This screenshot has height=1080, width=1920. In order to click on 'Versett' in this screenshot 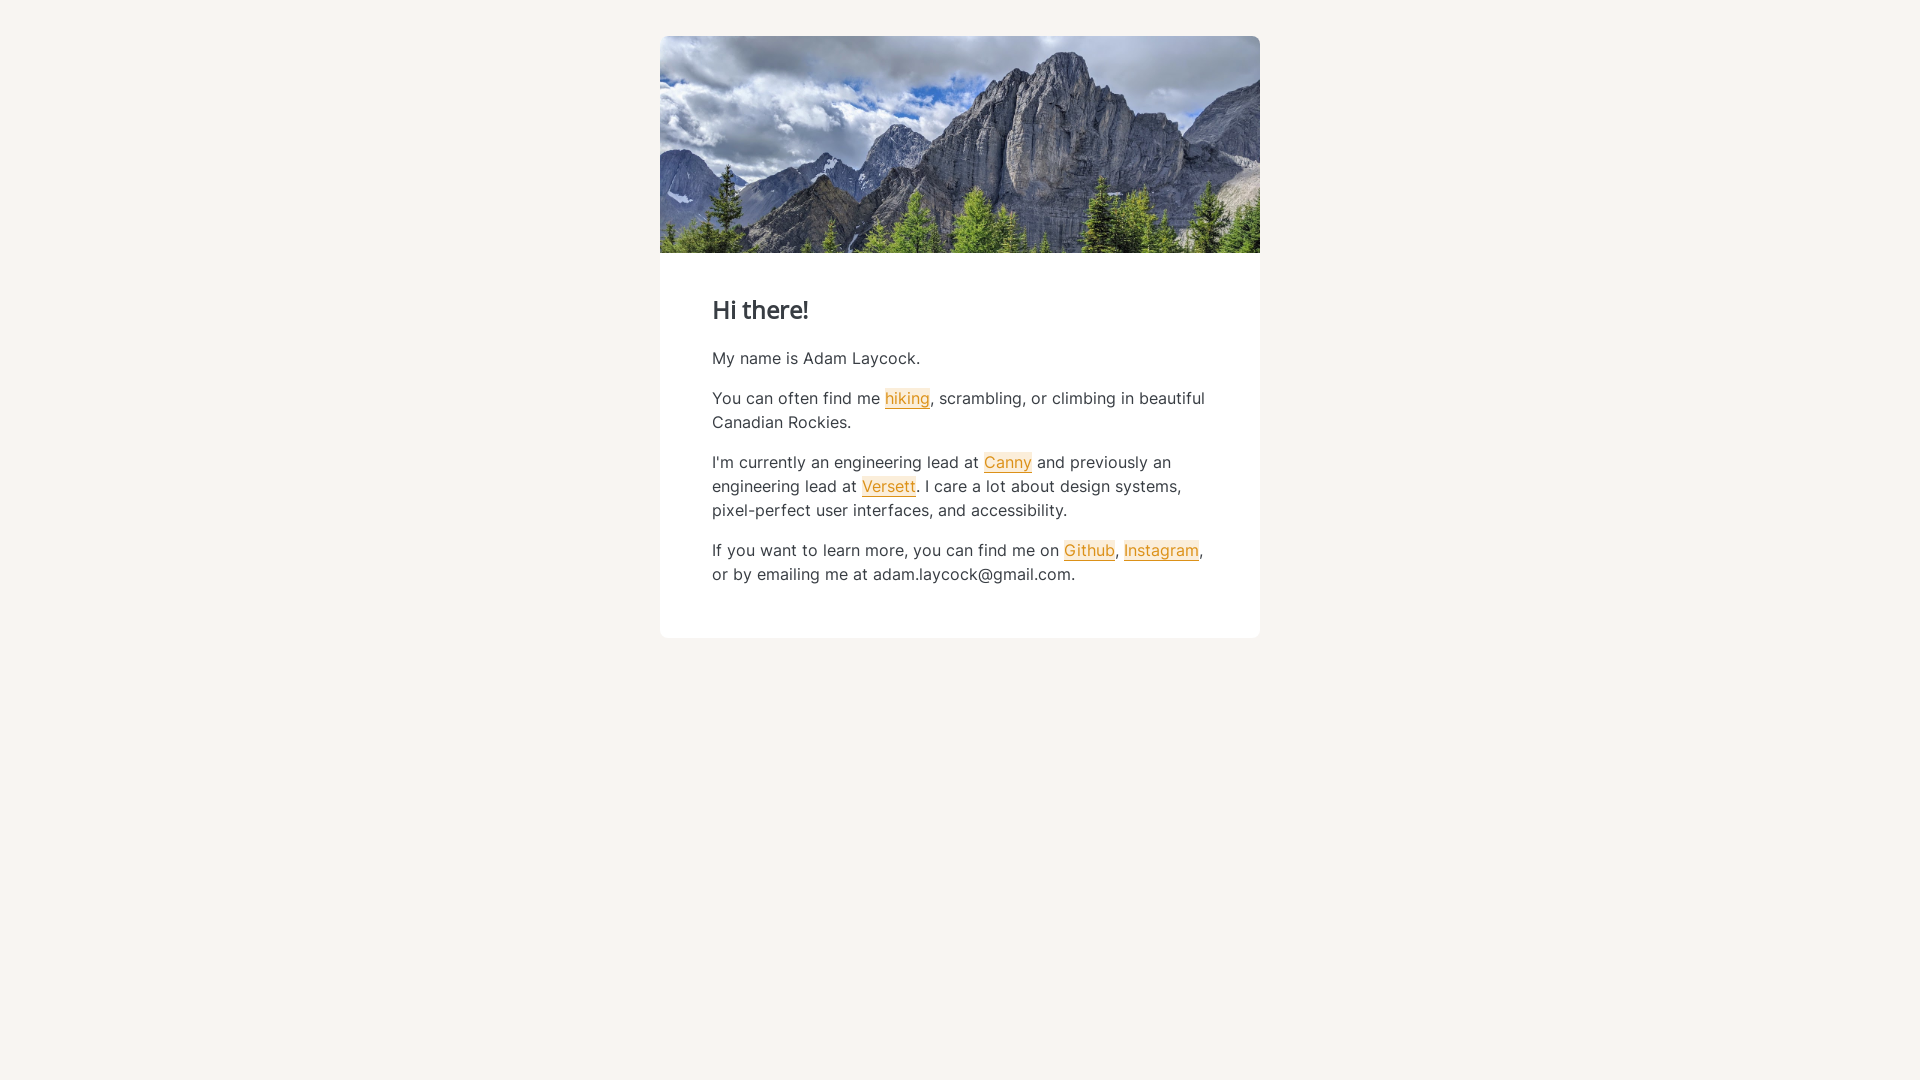, I will do `click(887, 486)`.